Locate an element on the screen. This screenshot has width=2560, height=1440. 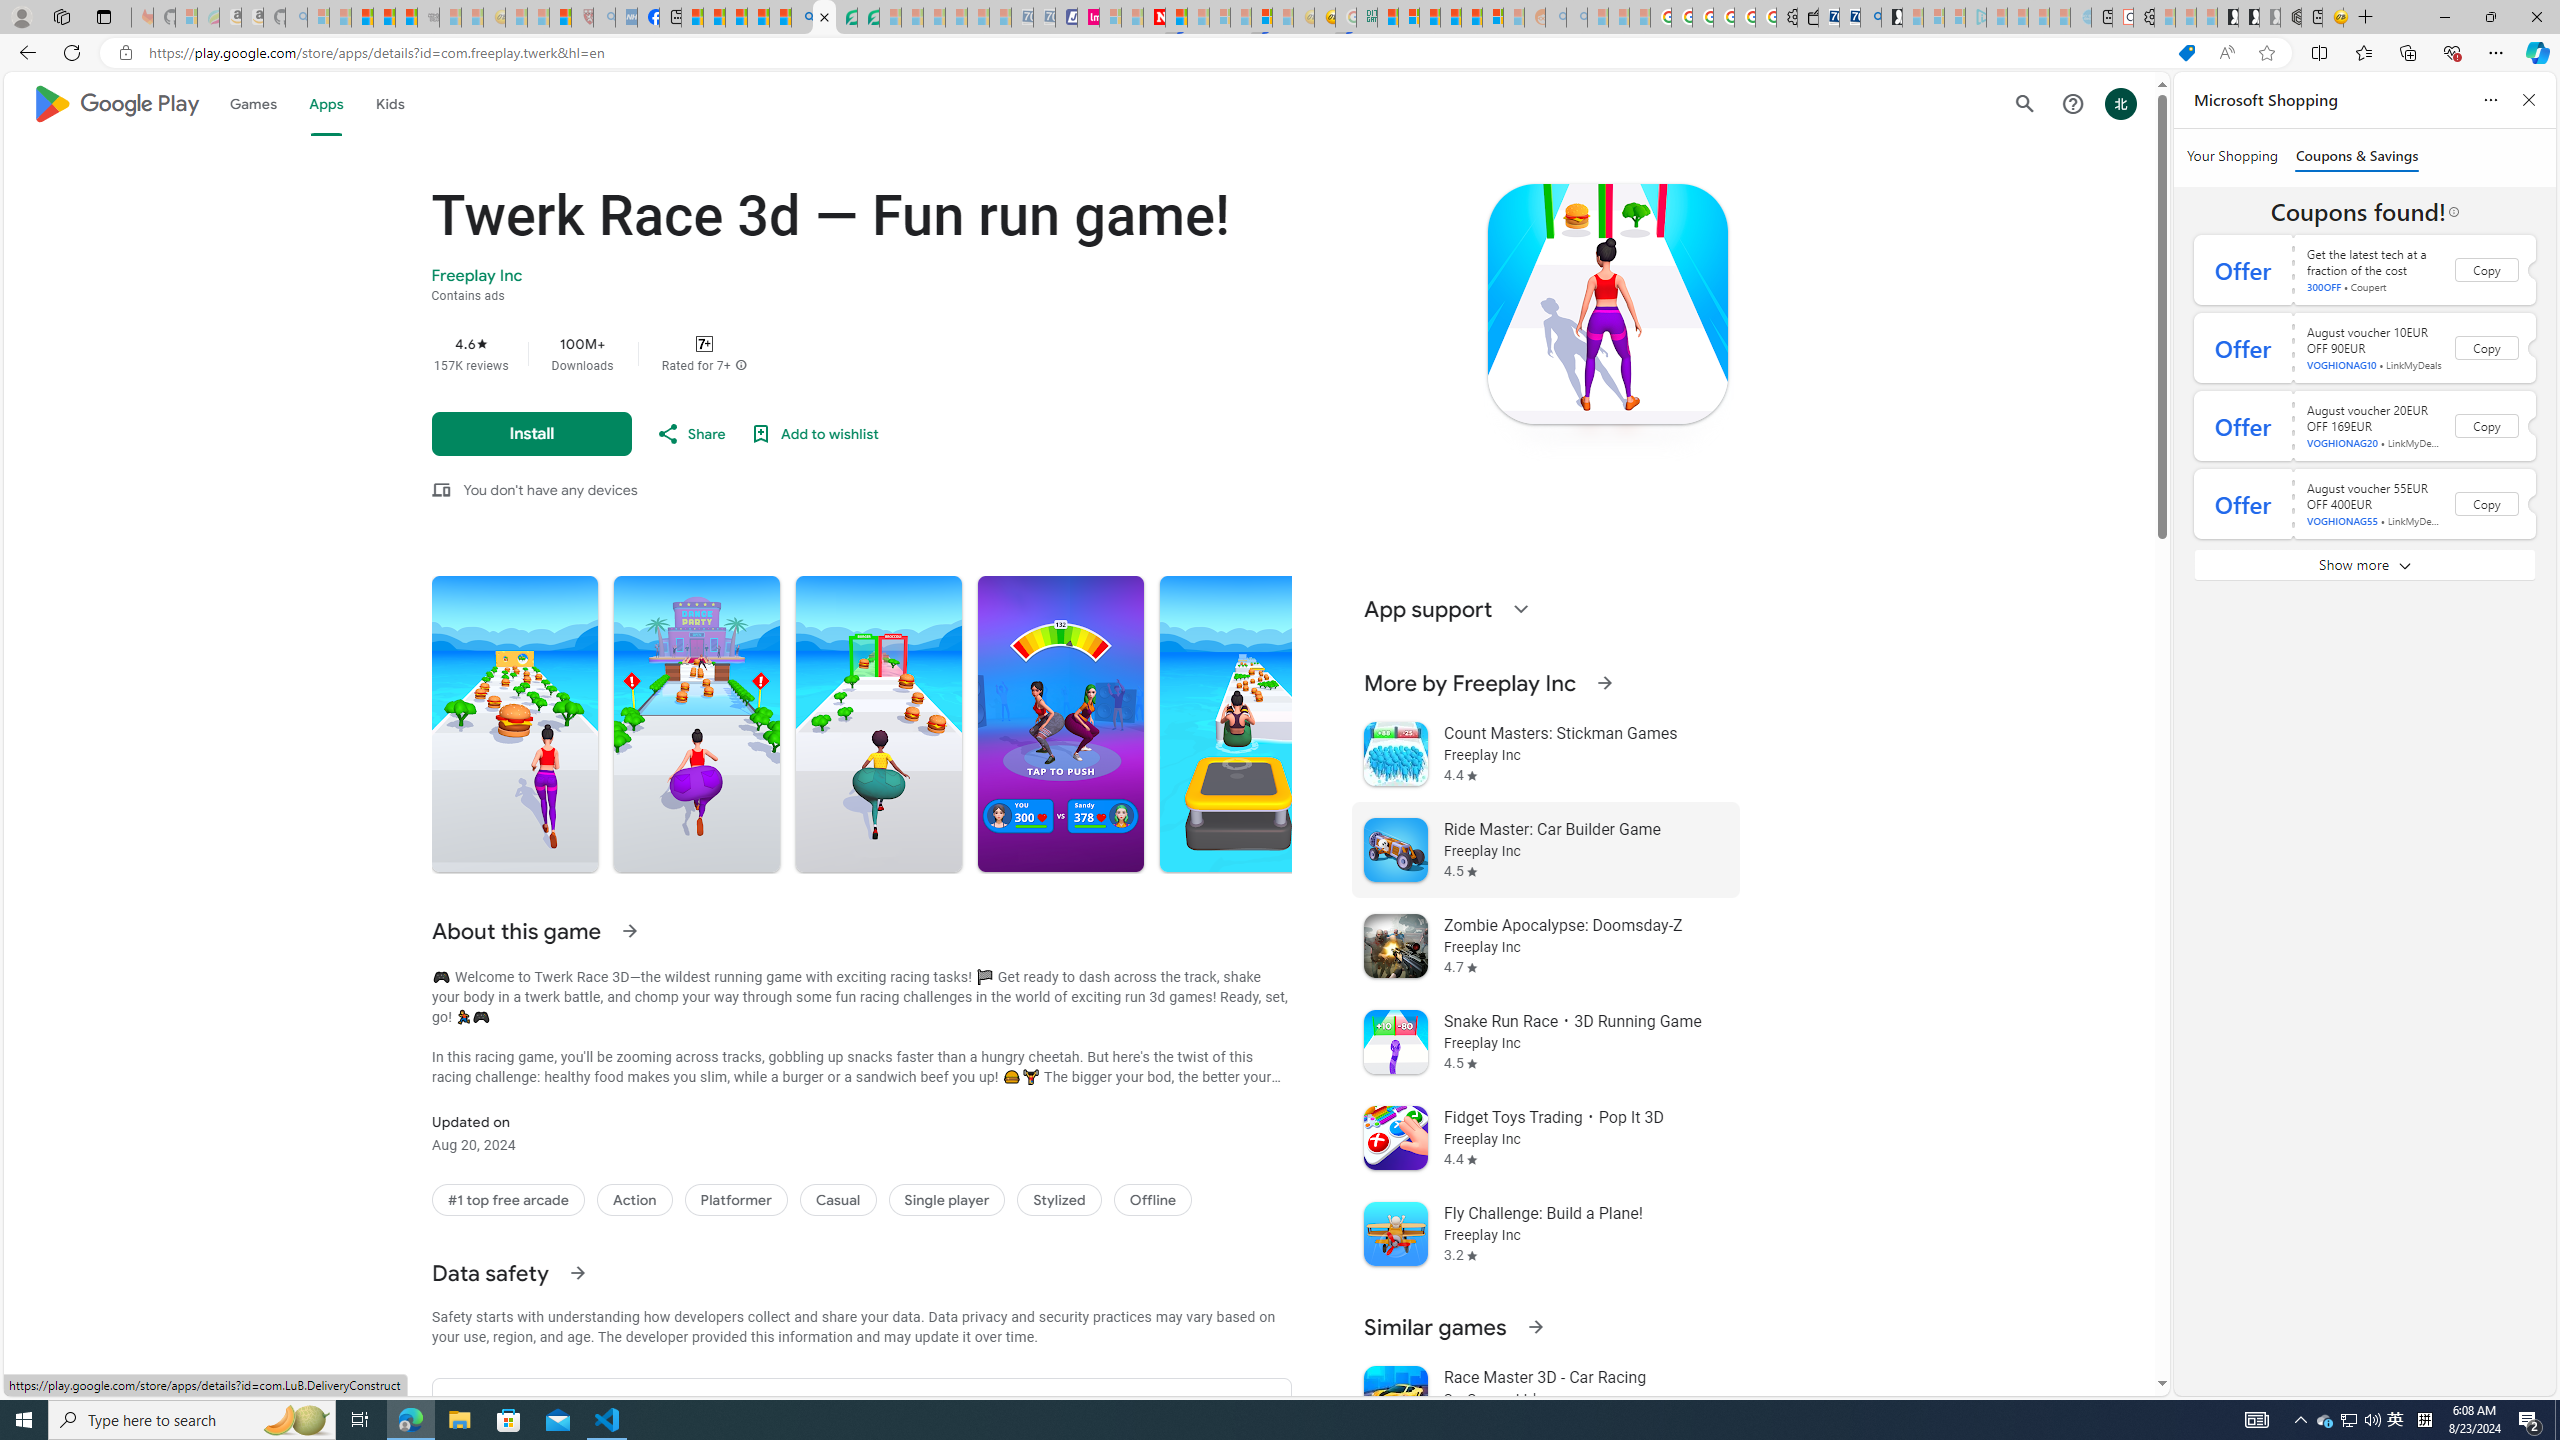
'Jobs - lastminute.com Investor Portal' is located at coordinates (1088, 16).